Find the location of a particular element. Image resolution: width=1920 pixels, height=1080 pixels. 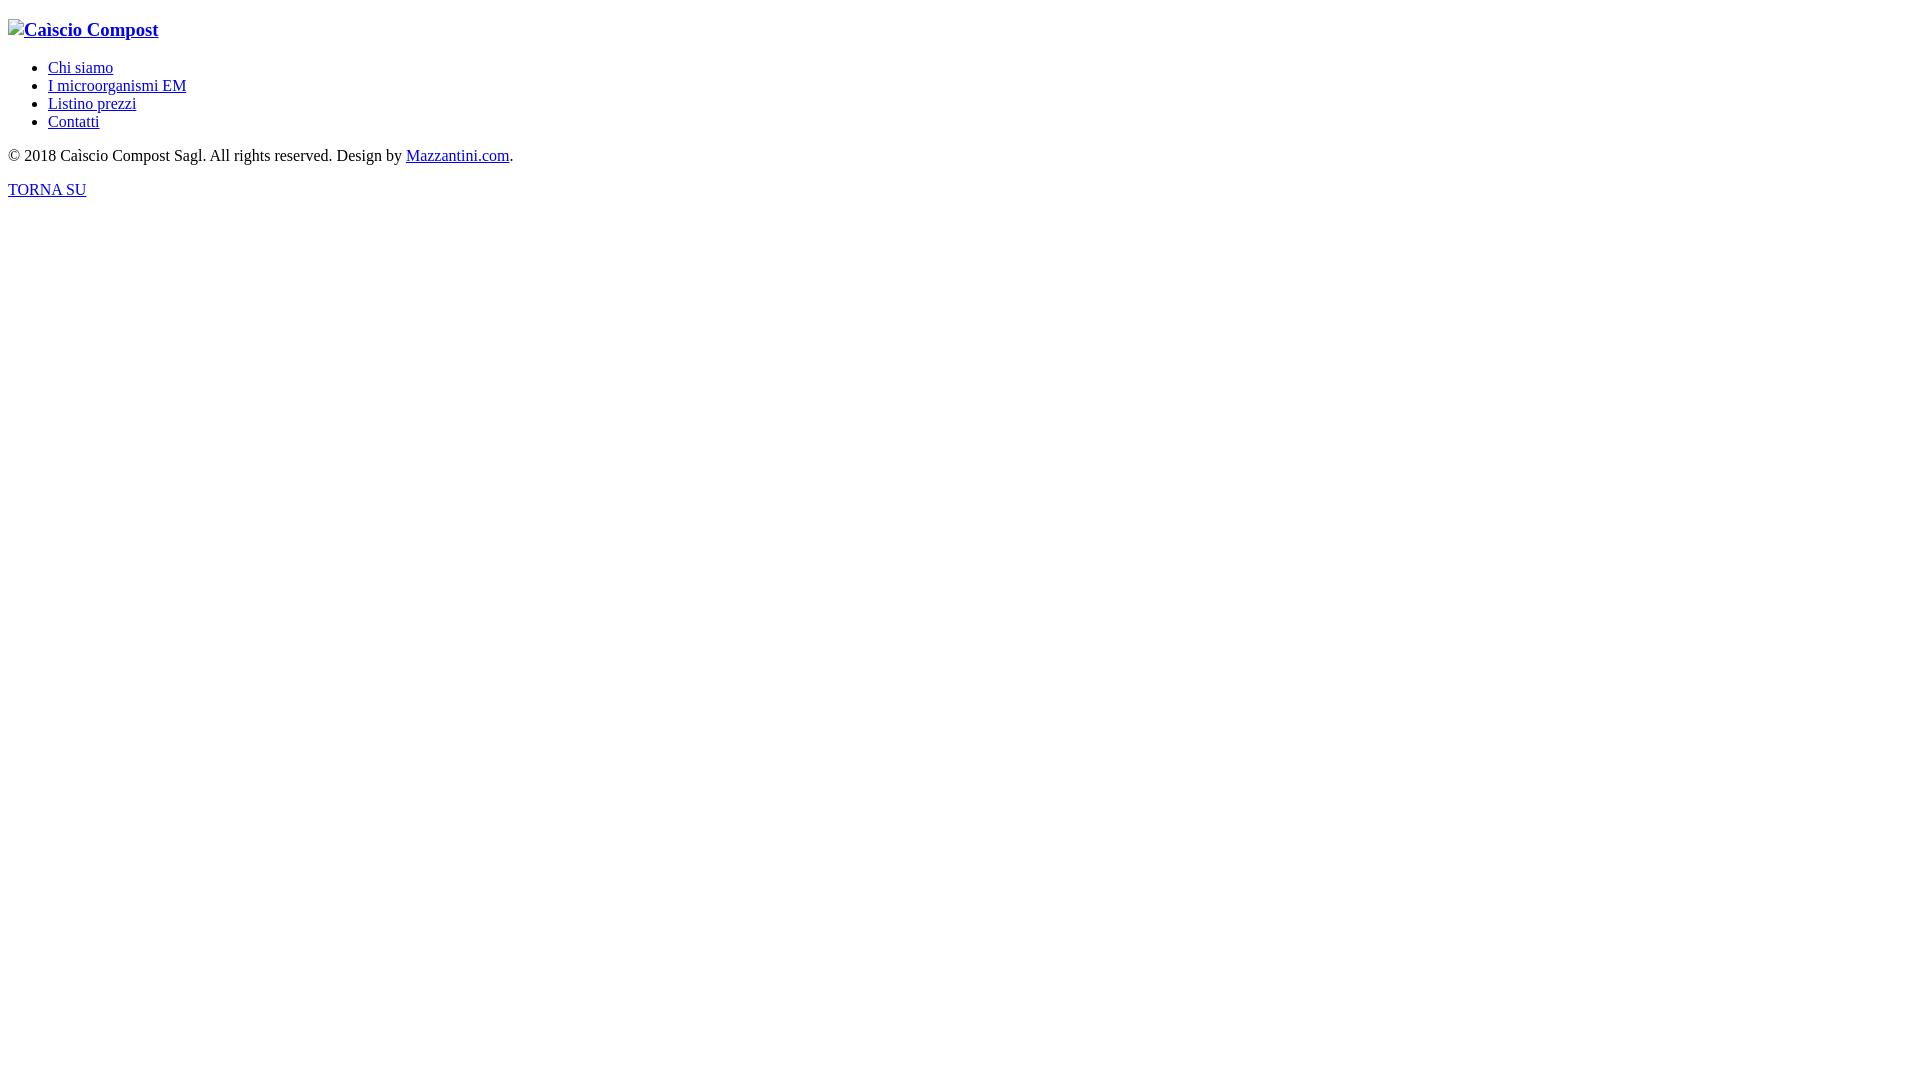

'Chi siamo' is located at coordinates (48, 66).